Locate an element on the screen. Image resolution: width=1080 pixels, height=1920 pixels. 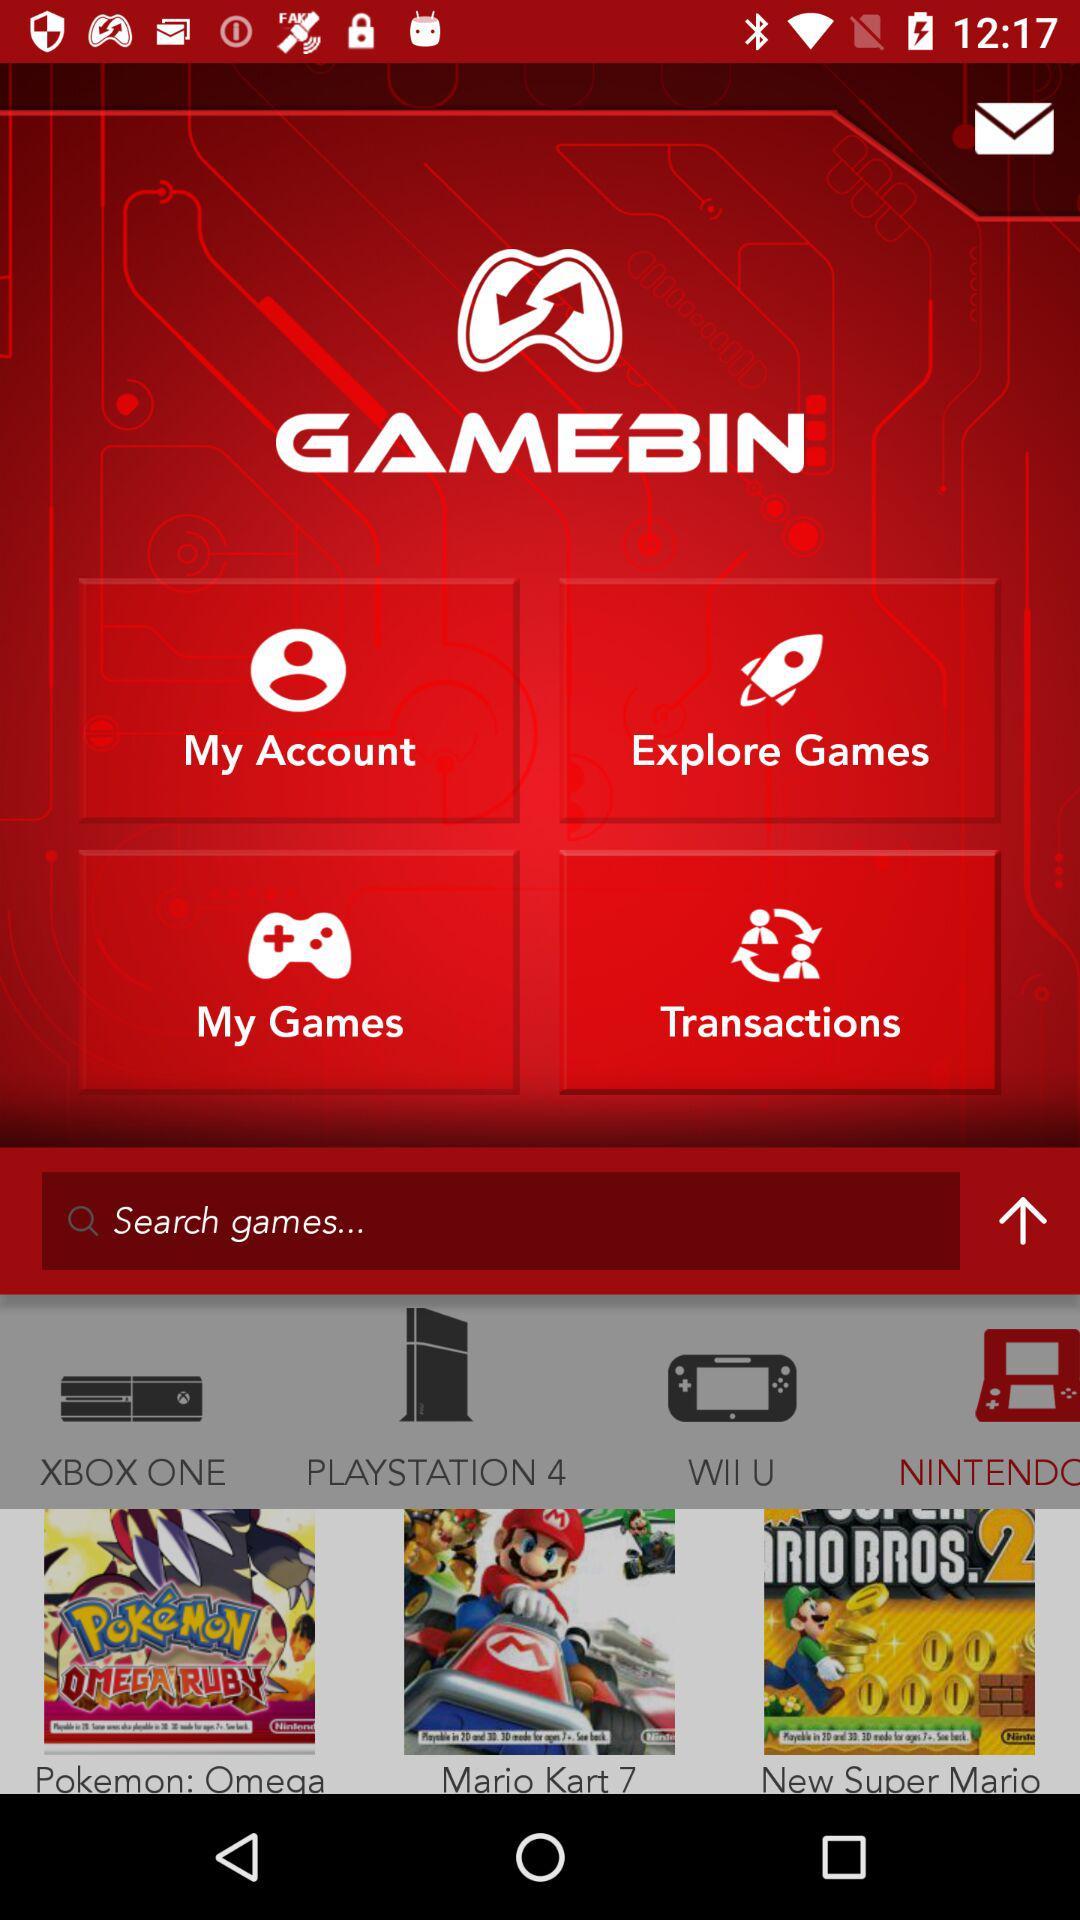
the email icon is located at coordinates (1014, 127).